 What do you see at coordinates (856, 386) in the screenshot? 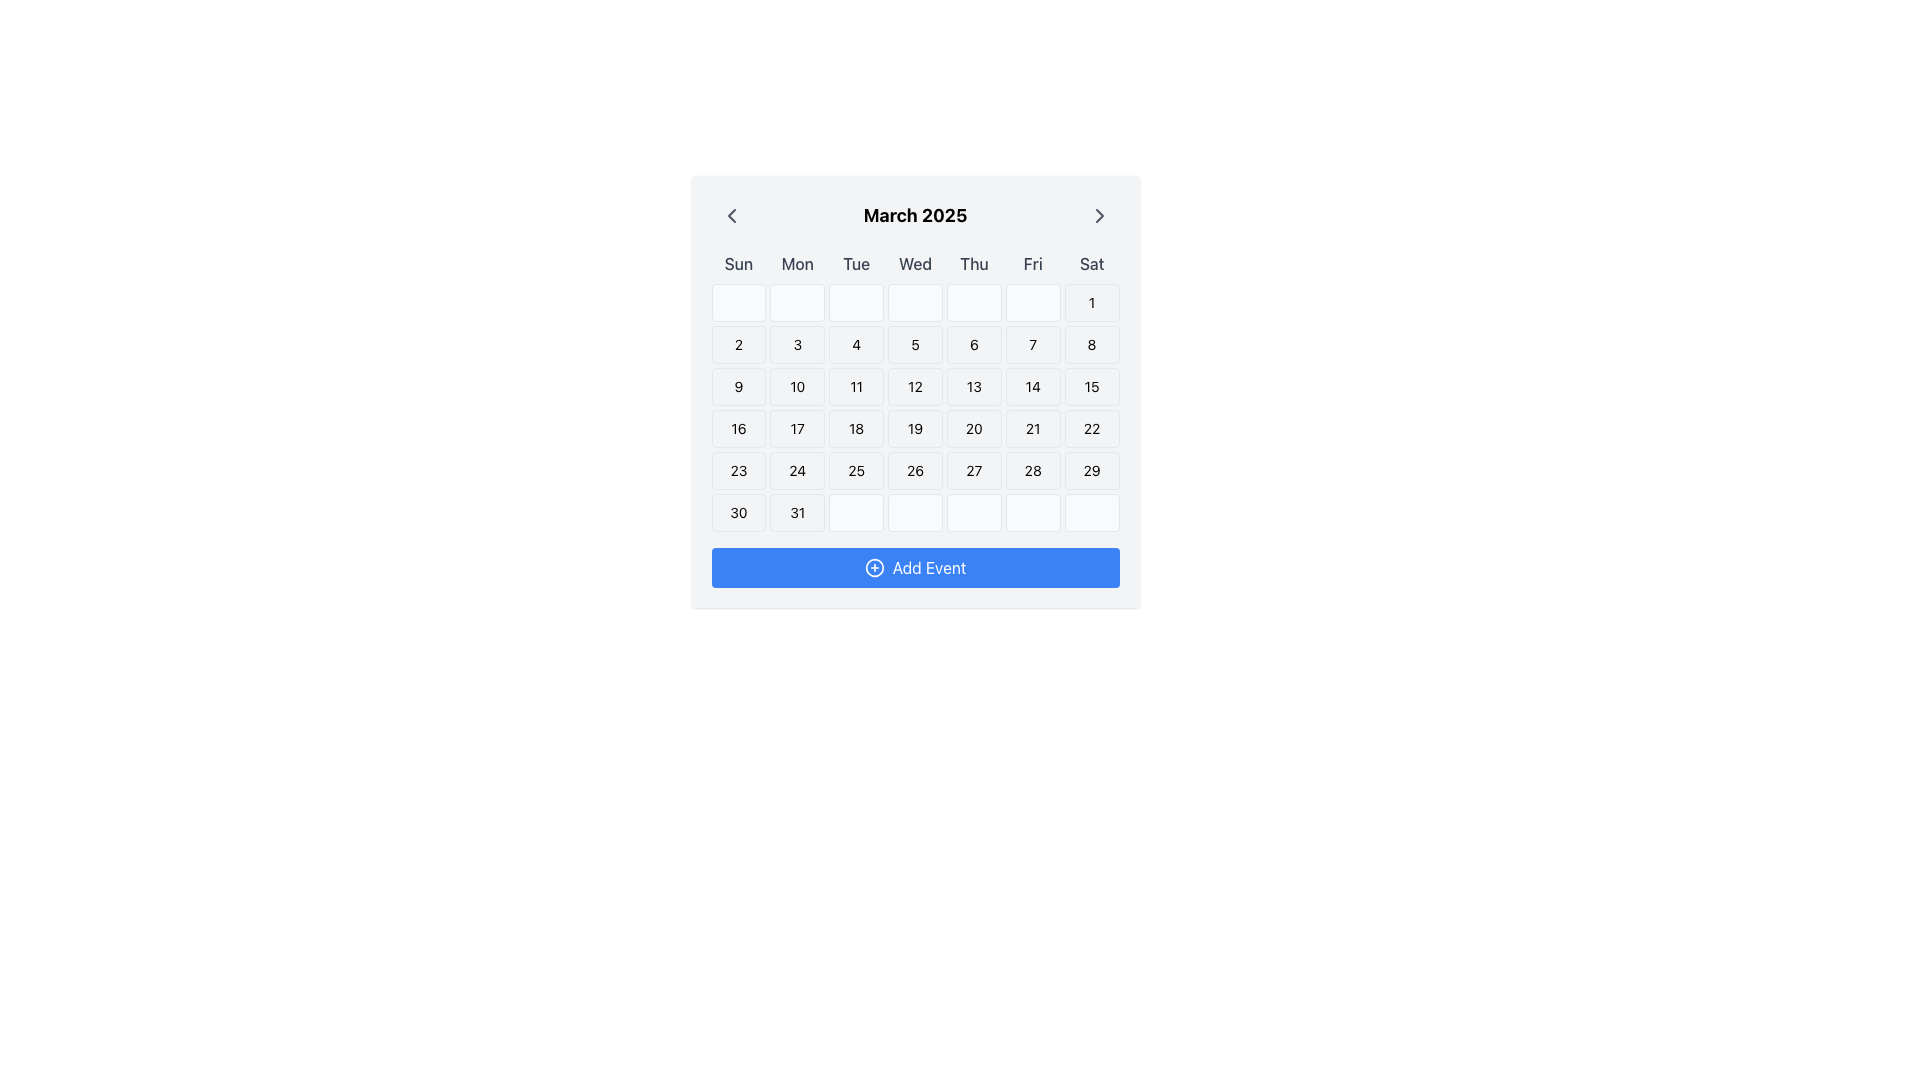
I see `the grid cell button displaying '11'` at bounding box center [856, 386].